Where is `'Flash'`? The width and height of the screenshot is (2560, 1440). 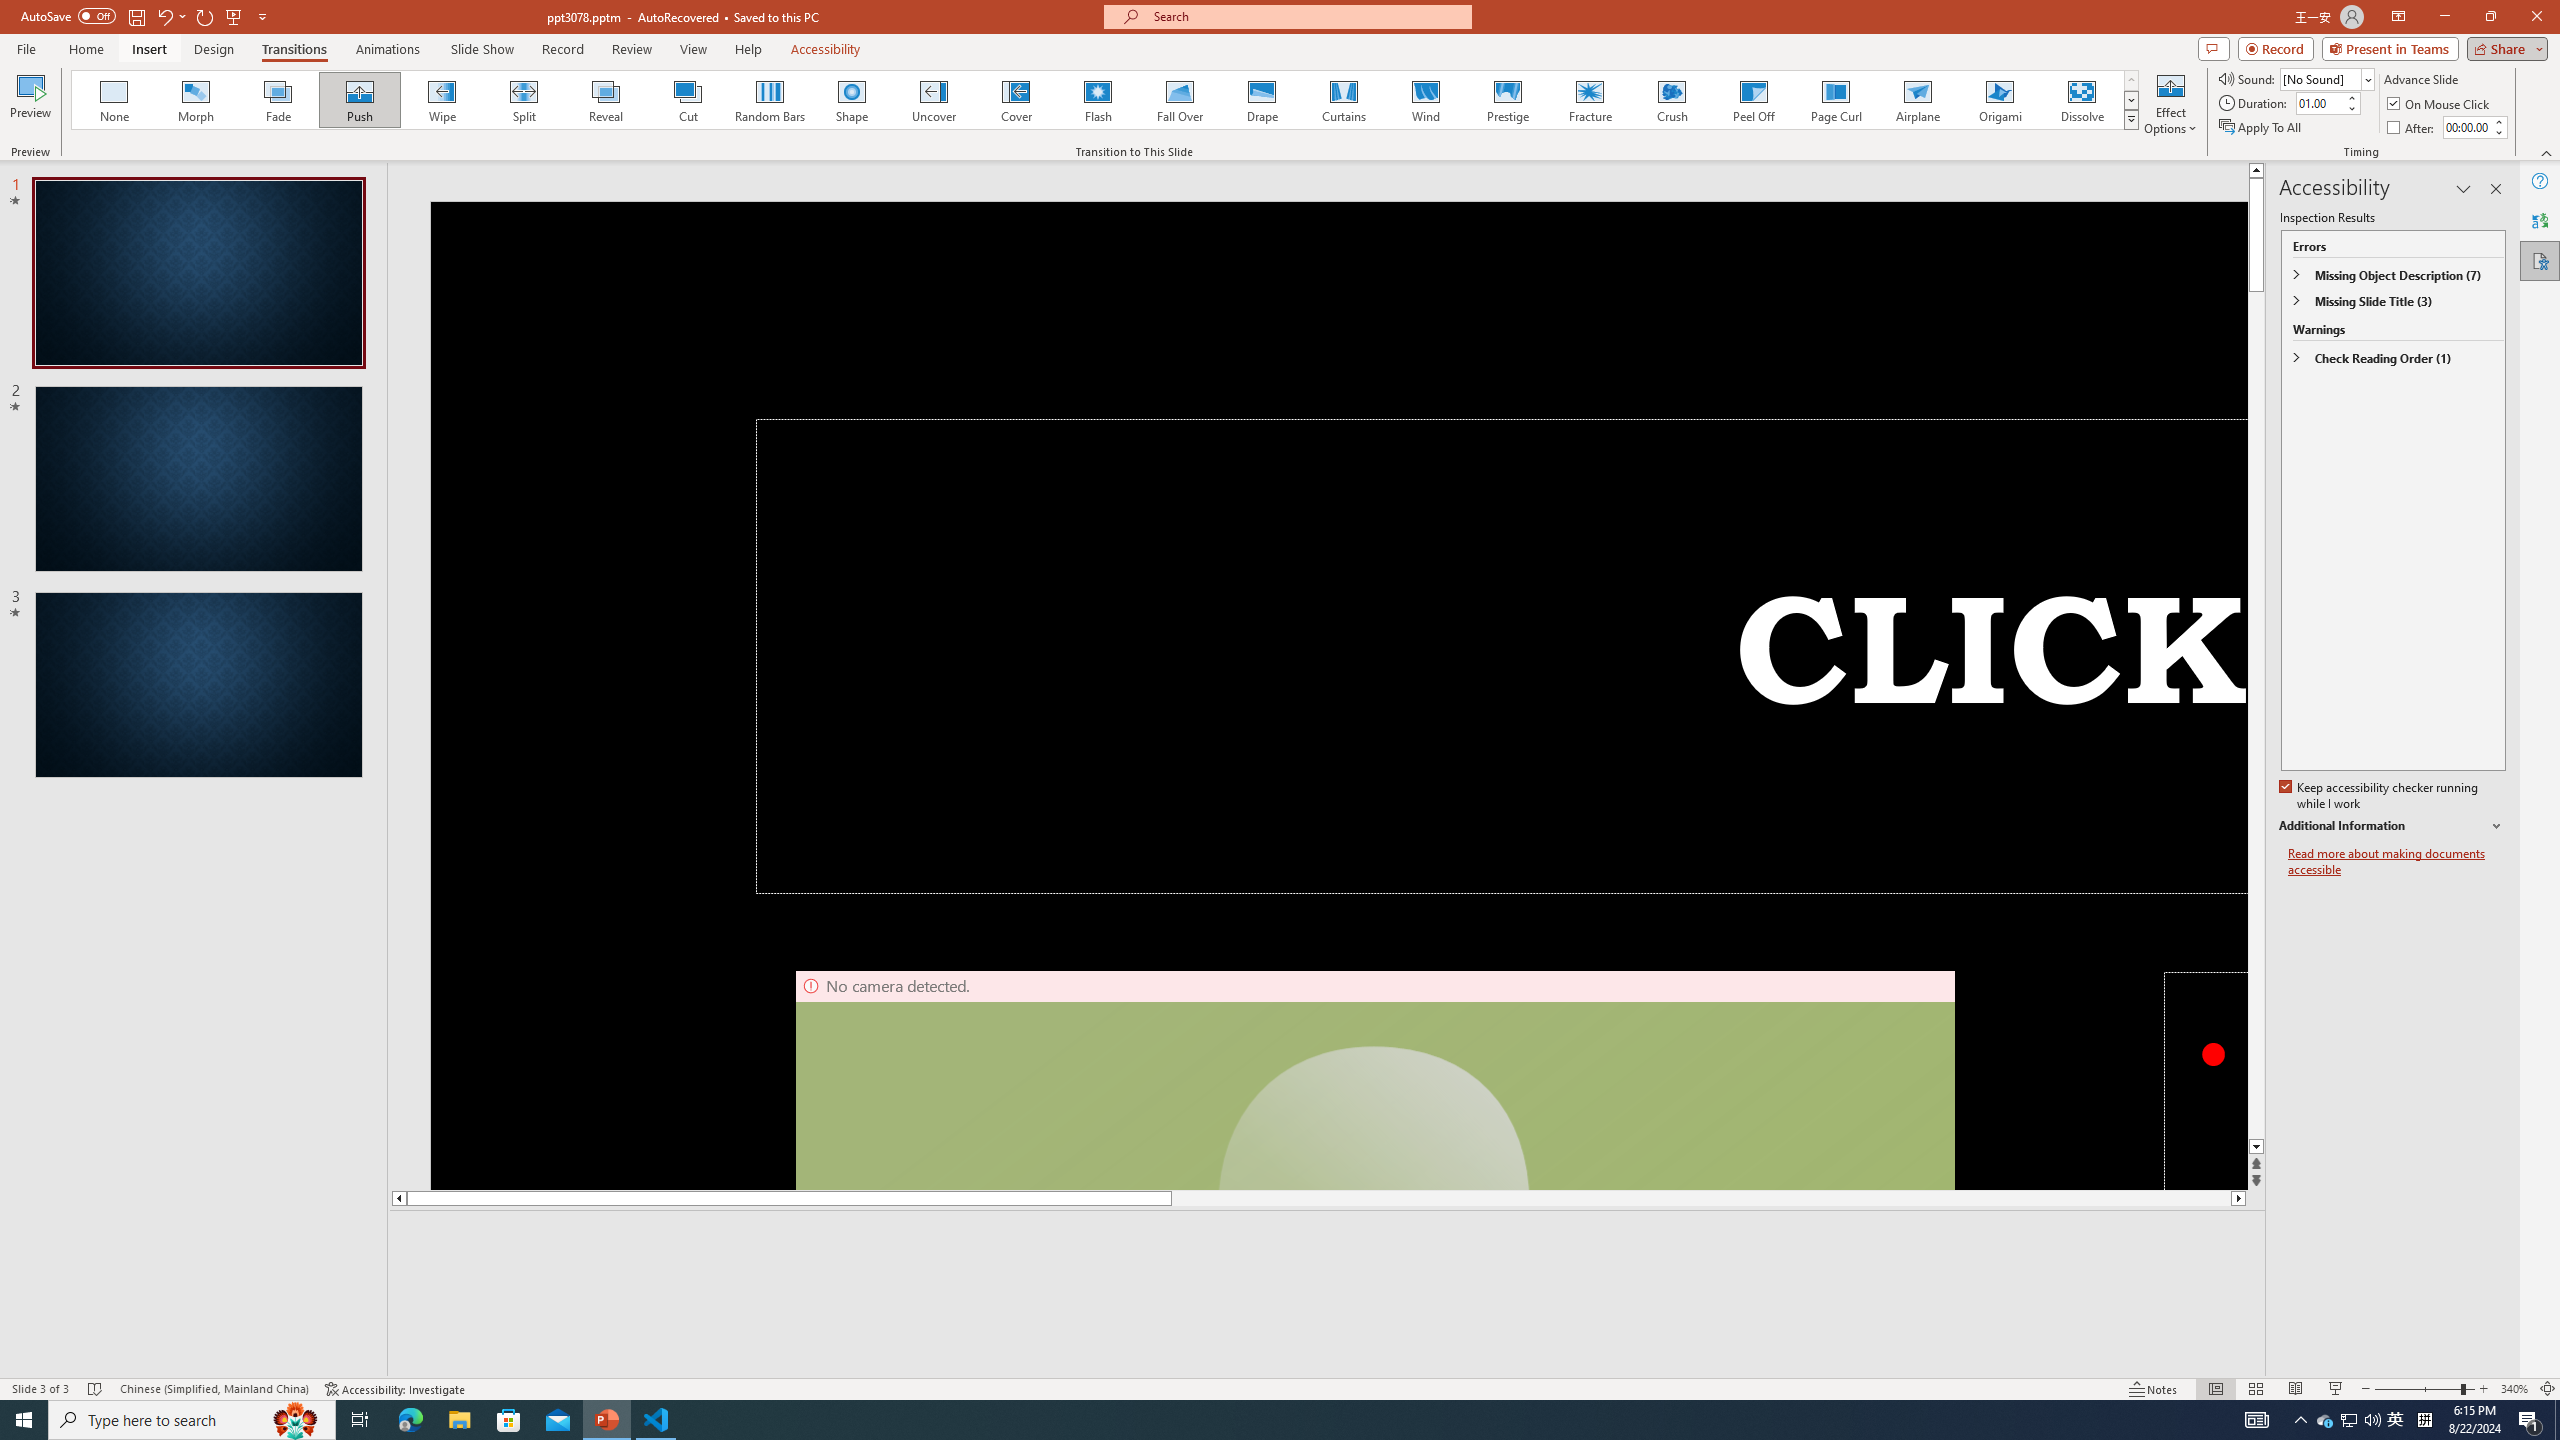 'Flash' is located at coordinates (1097, 99).